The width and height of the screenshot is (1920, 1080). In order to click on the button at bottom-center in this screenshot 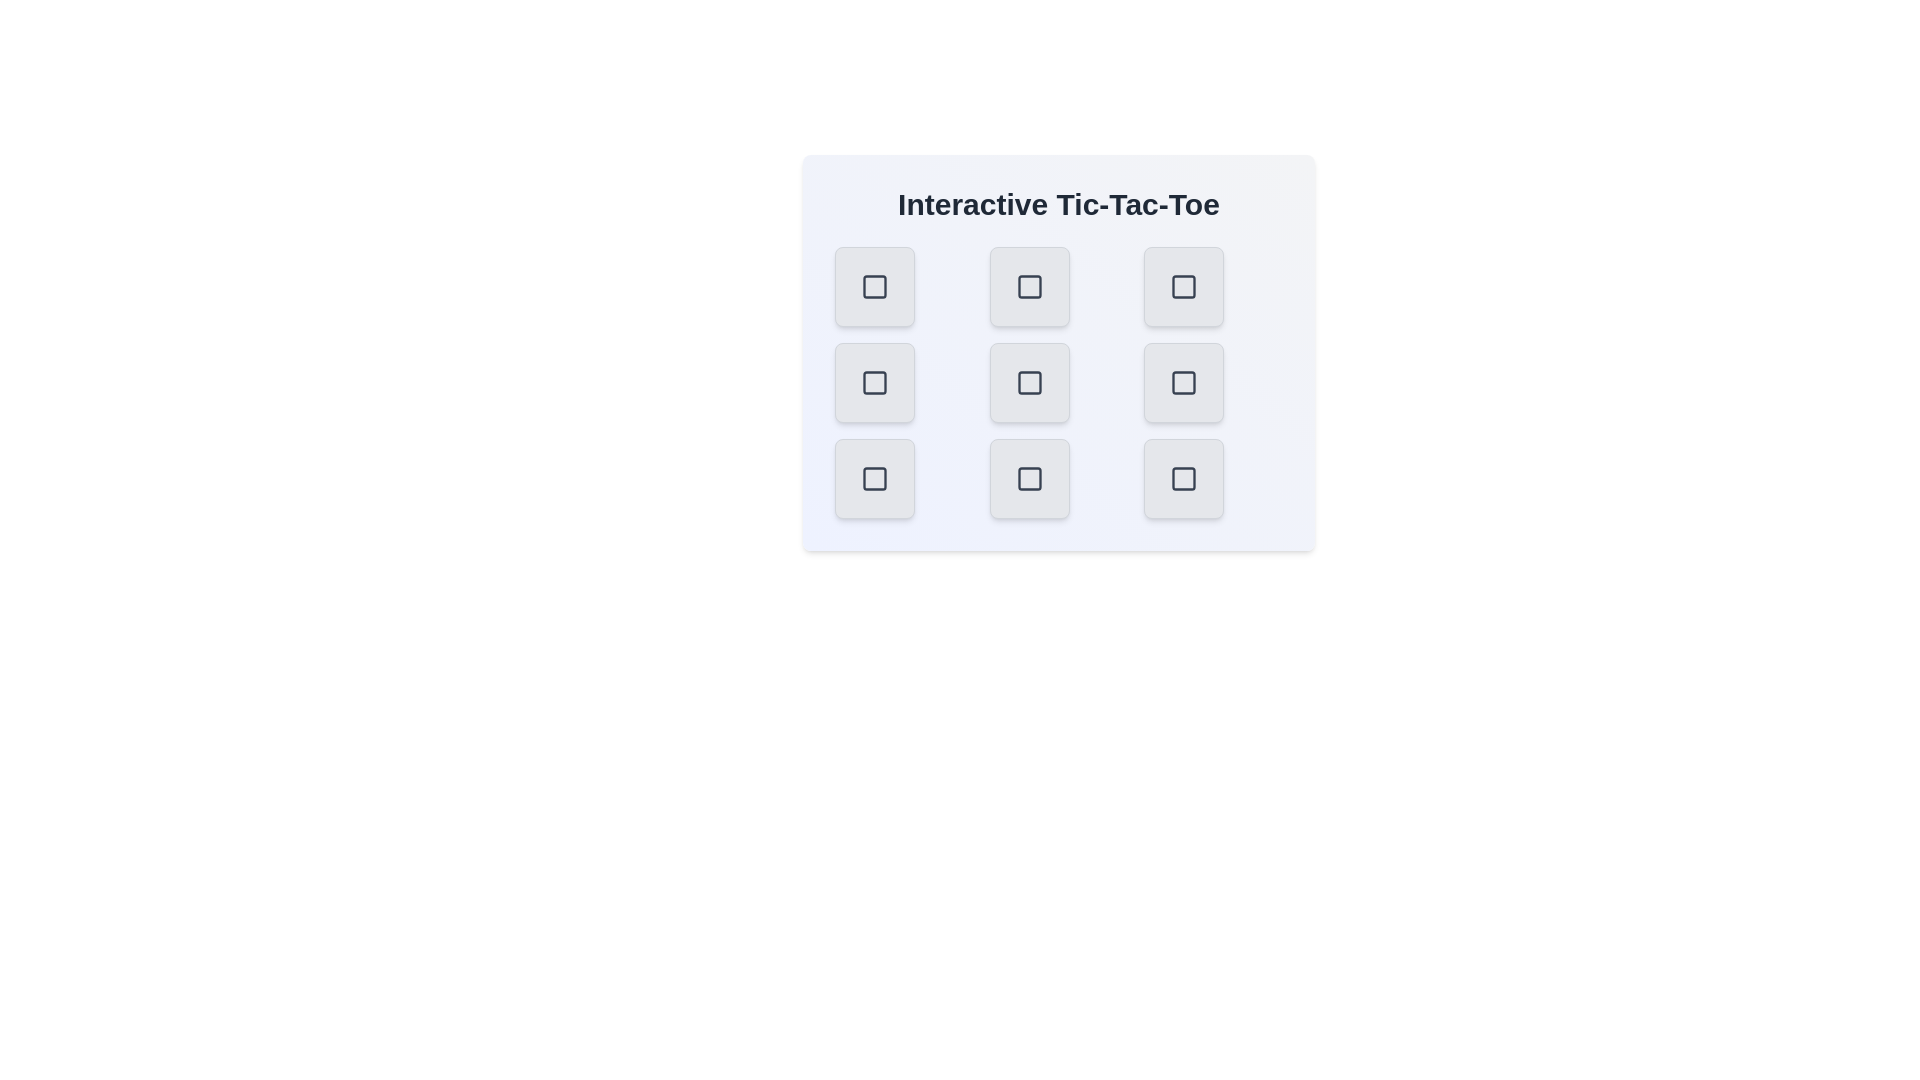, I will do `click(1029, 478)`.